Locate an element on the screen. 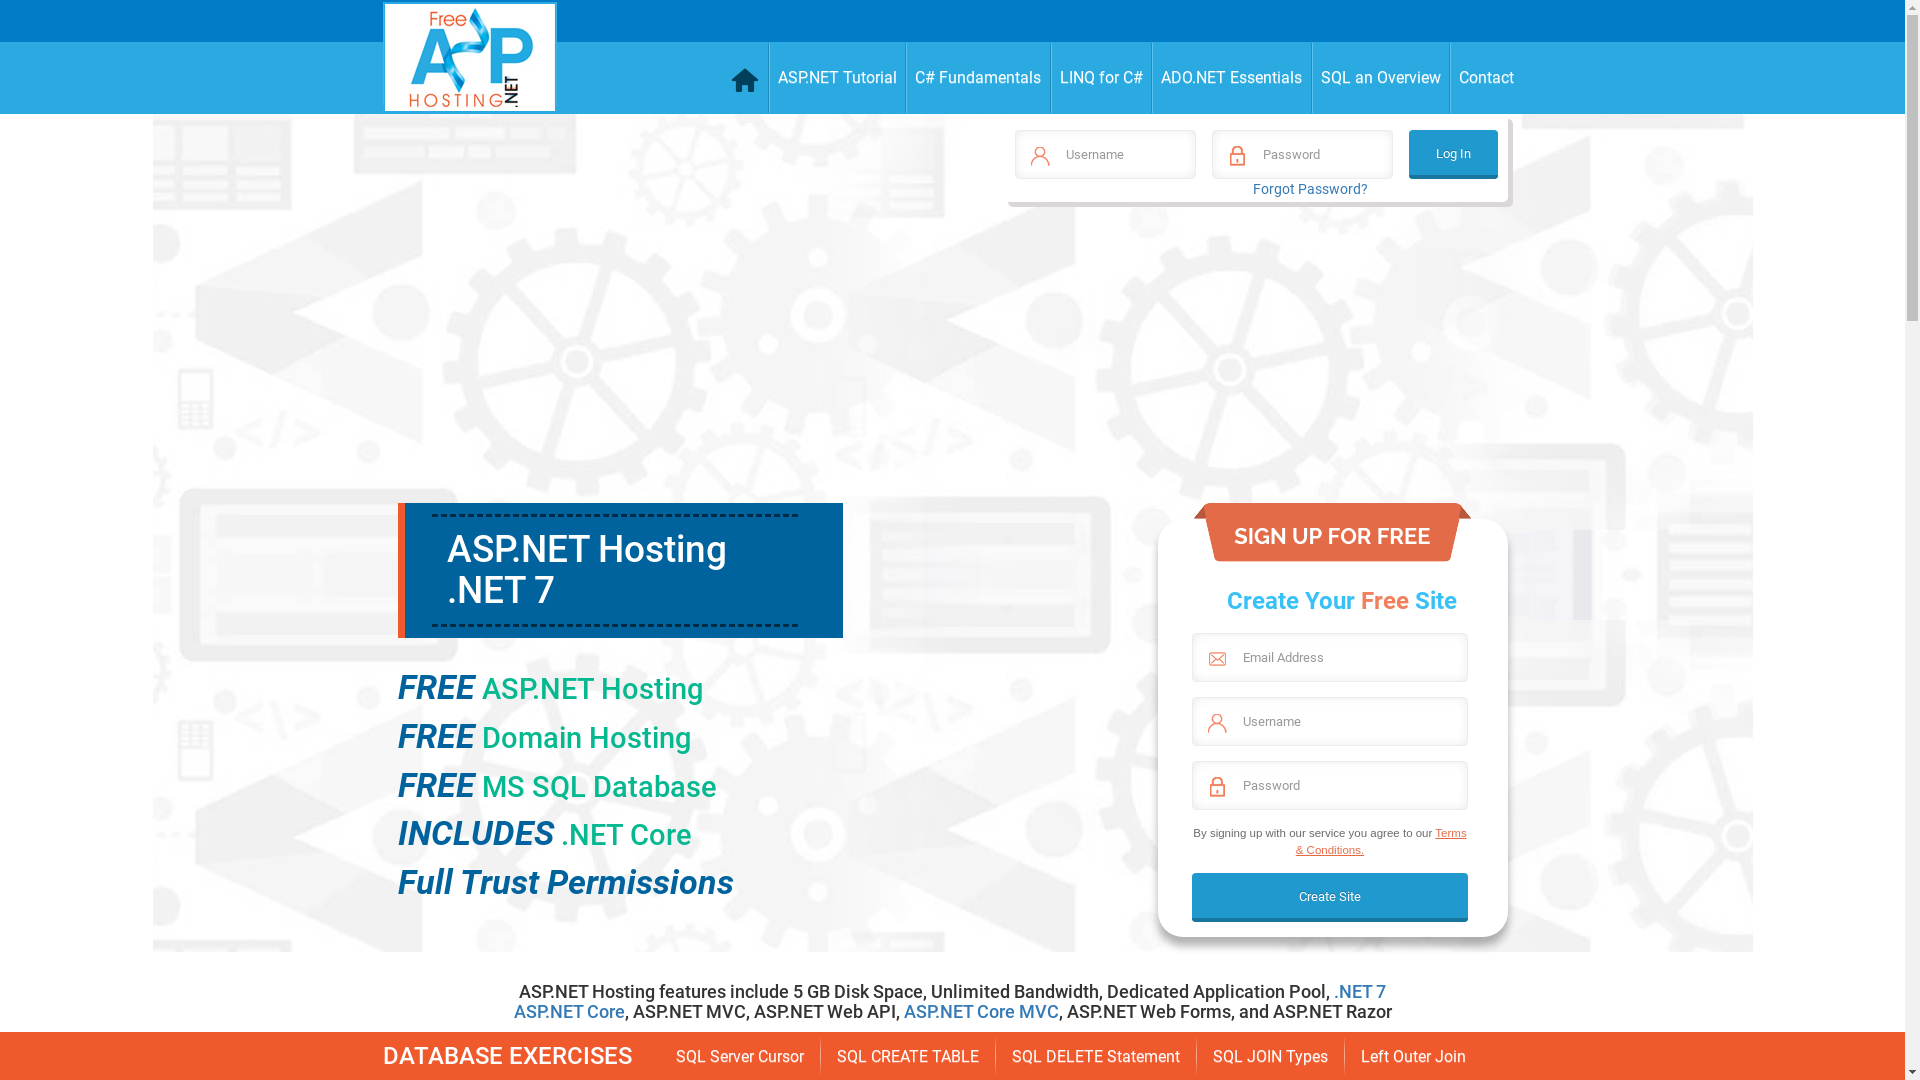  'ASP.NET Hosting .NET 7' is located at coordinates (584, 570).